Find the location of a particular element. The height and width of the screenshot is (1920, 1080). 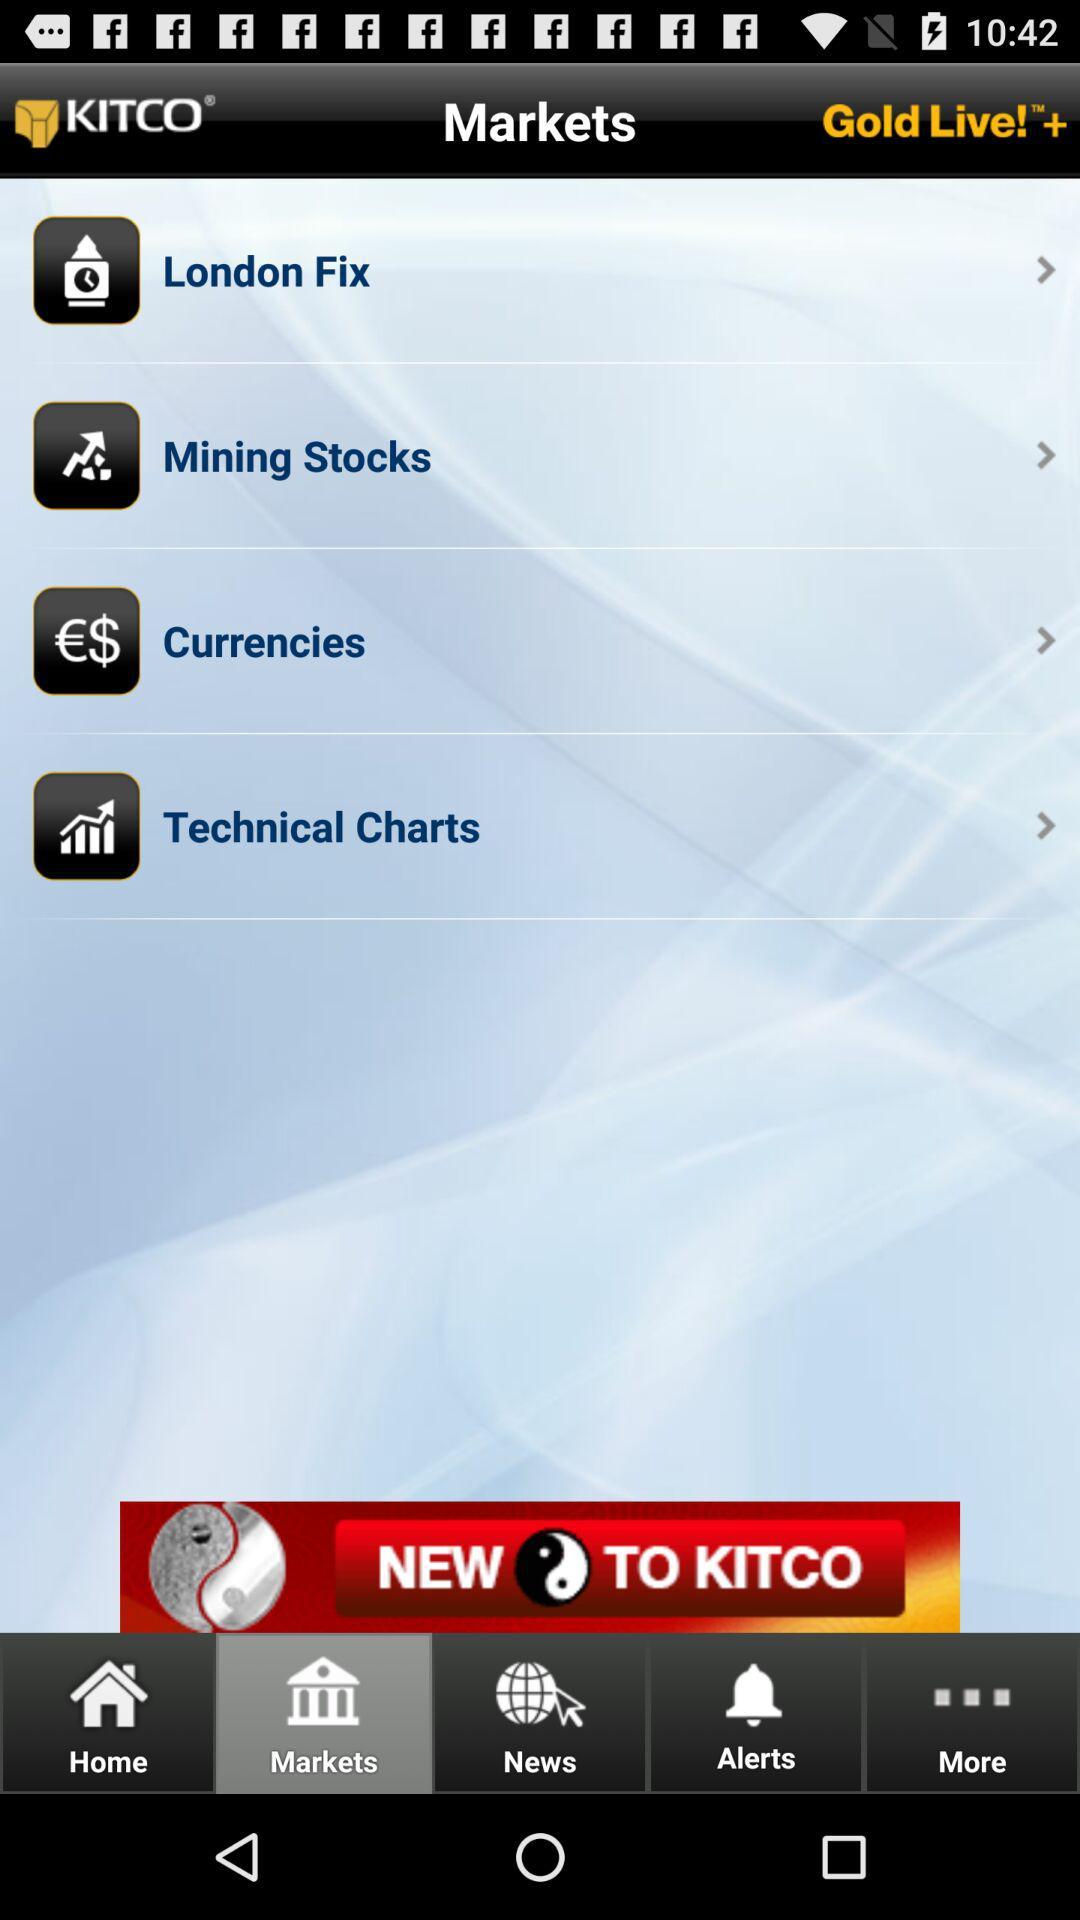

advertisement is located at coordinates (540, 1566).